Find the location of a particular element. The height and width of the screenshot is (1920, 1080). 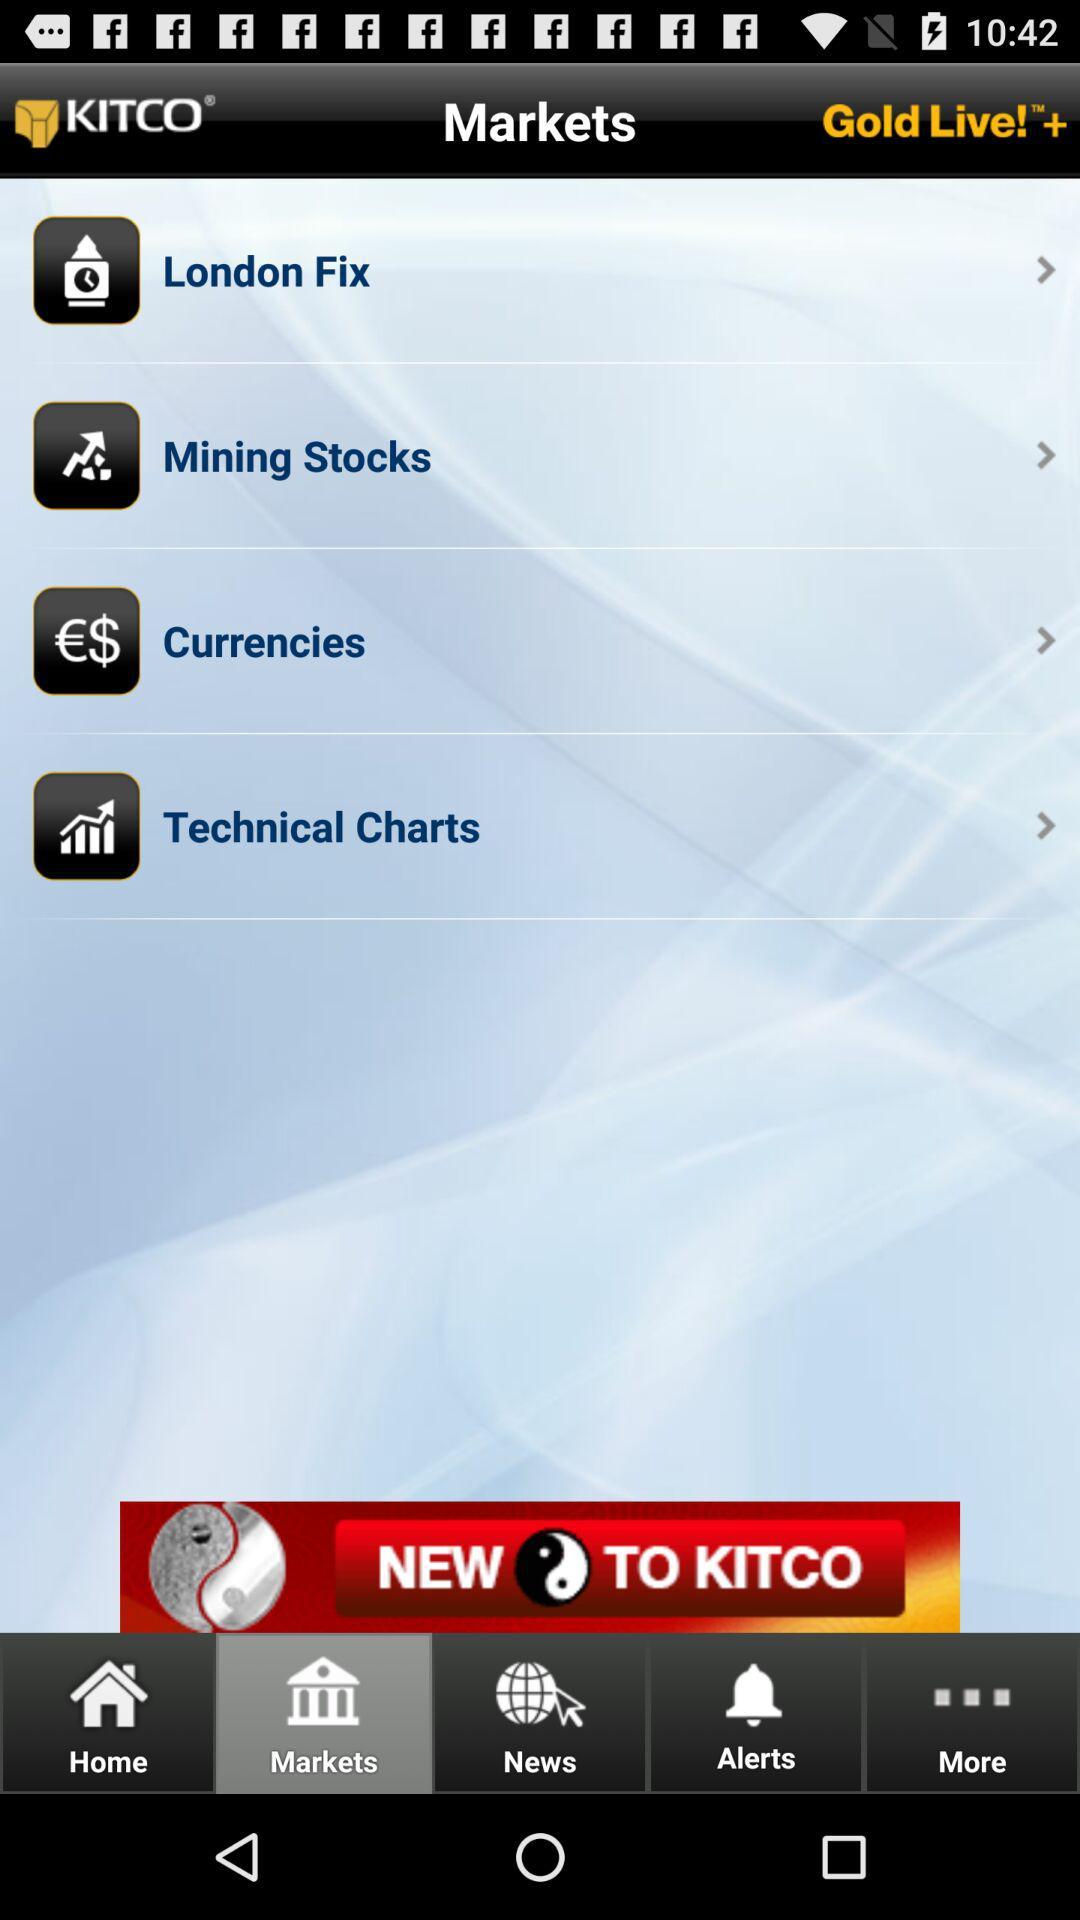

advertisement is located at coordinates (540, 1566).